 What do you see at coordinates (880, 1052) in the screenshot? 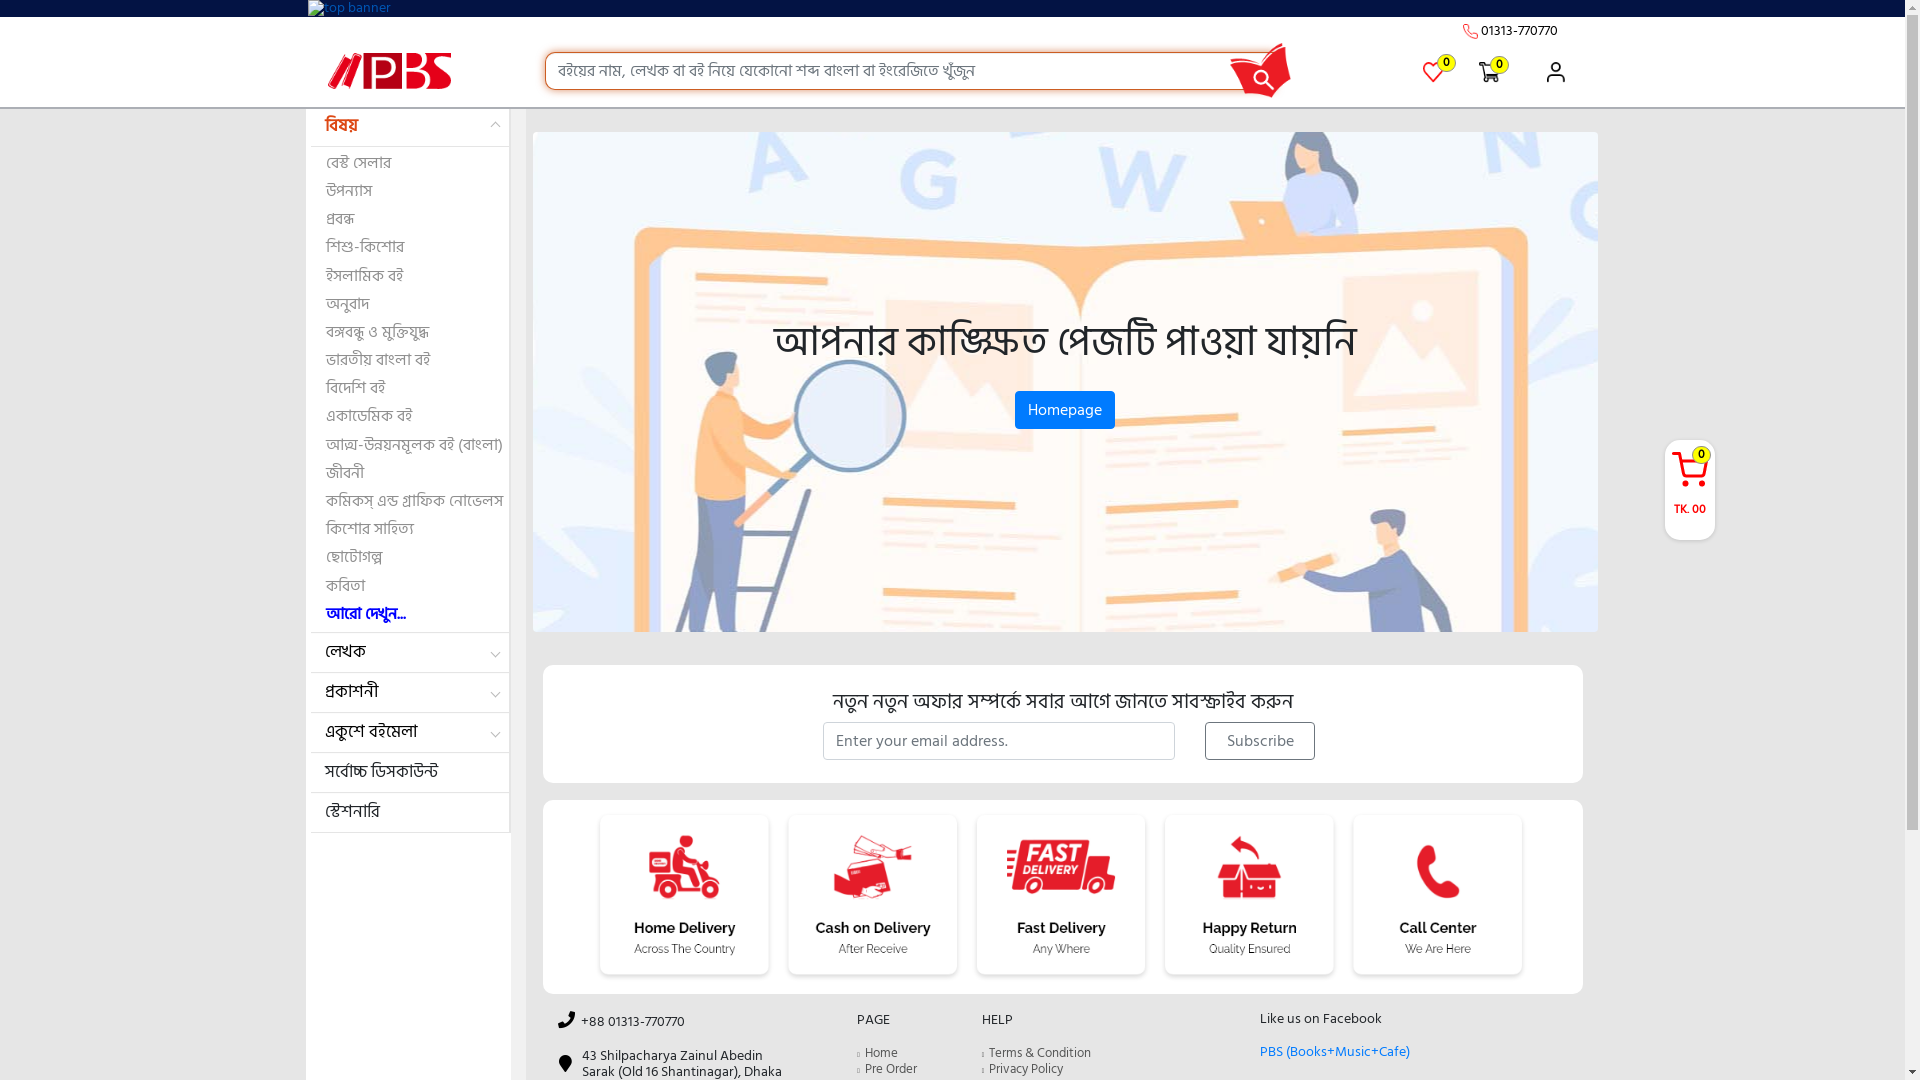
I see `'Home'` at bounding box center [880, 1052].